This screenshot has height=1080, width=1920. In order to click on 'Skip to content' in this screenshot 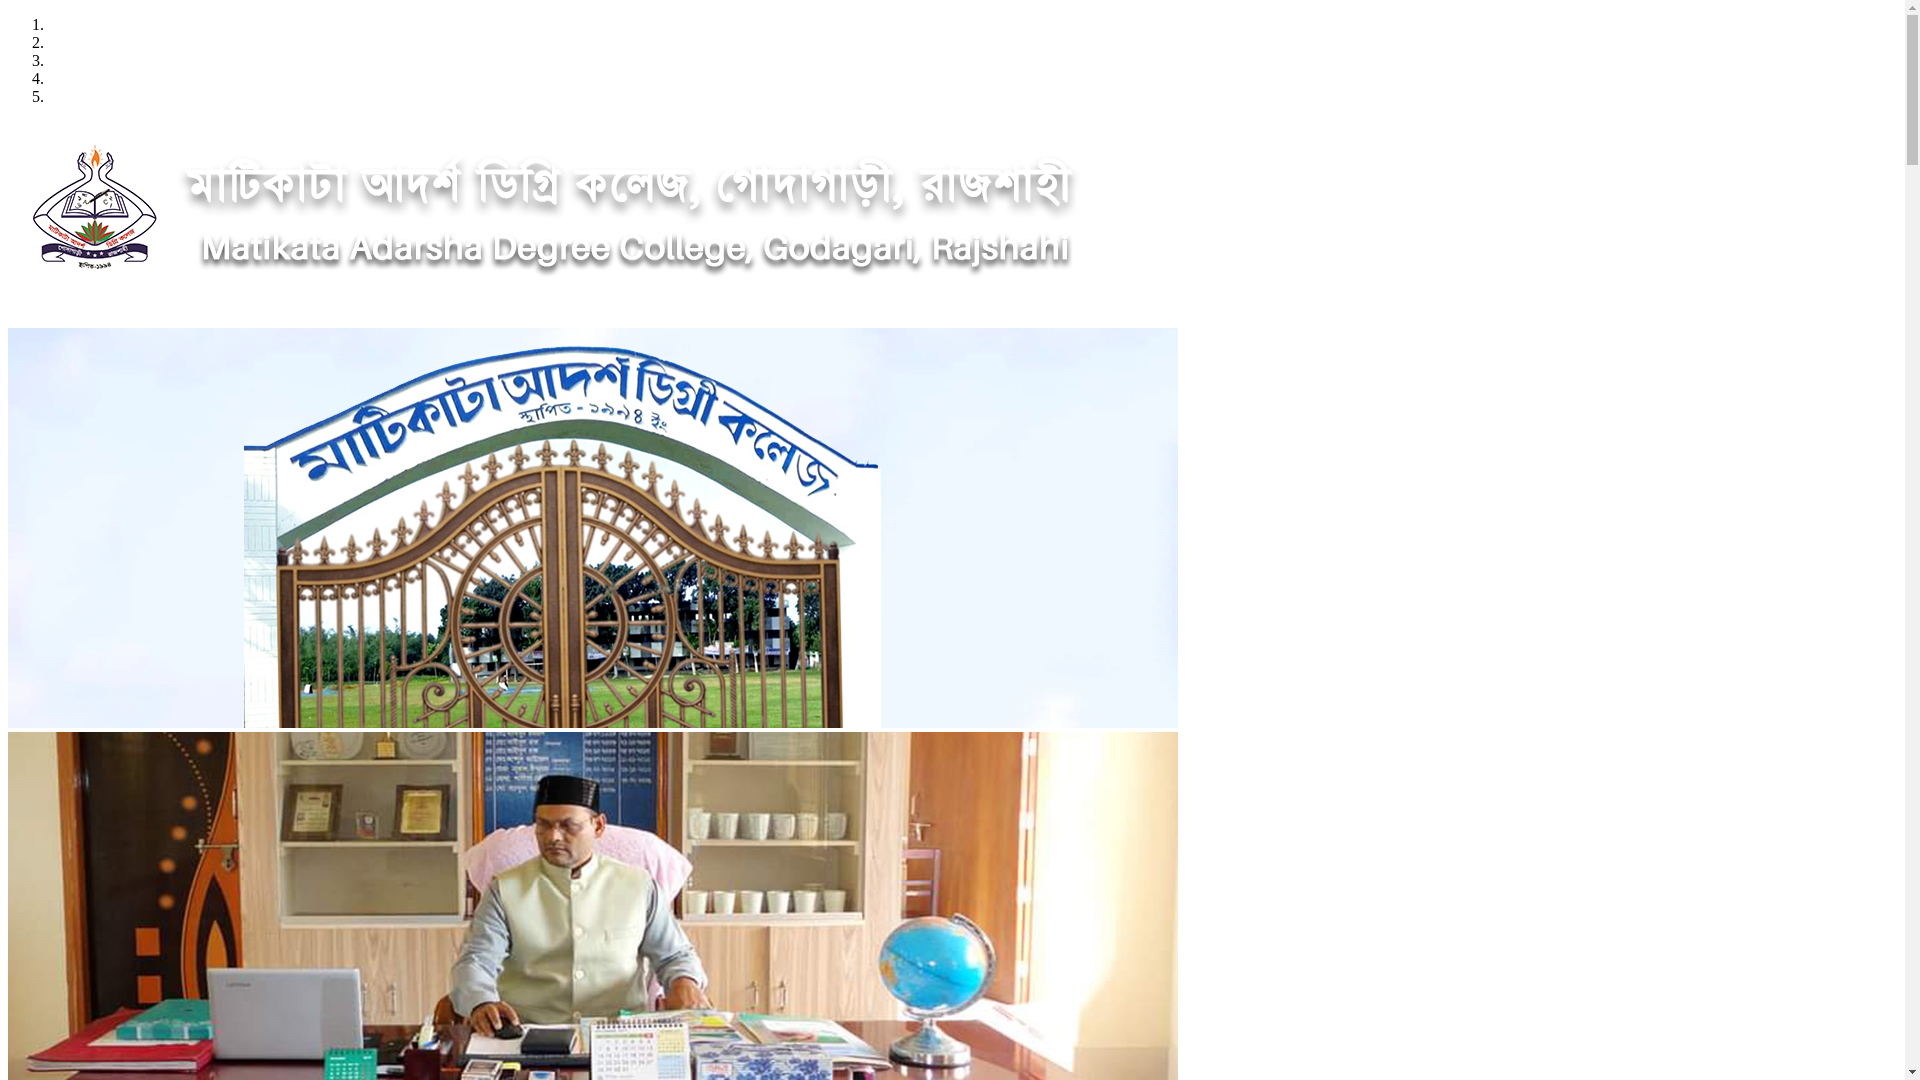, I will do `click(7, 15)`.